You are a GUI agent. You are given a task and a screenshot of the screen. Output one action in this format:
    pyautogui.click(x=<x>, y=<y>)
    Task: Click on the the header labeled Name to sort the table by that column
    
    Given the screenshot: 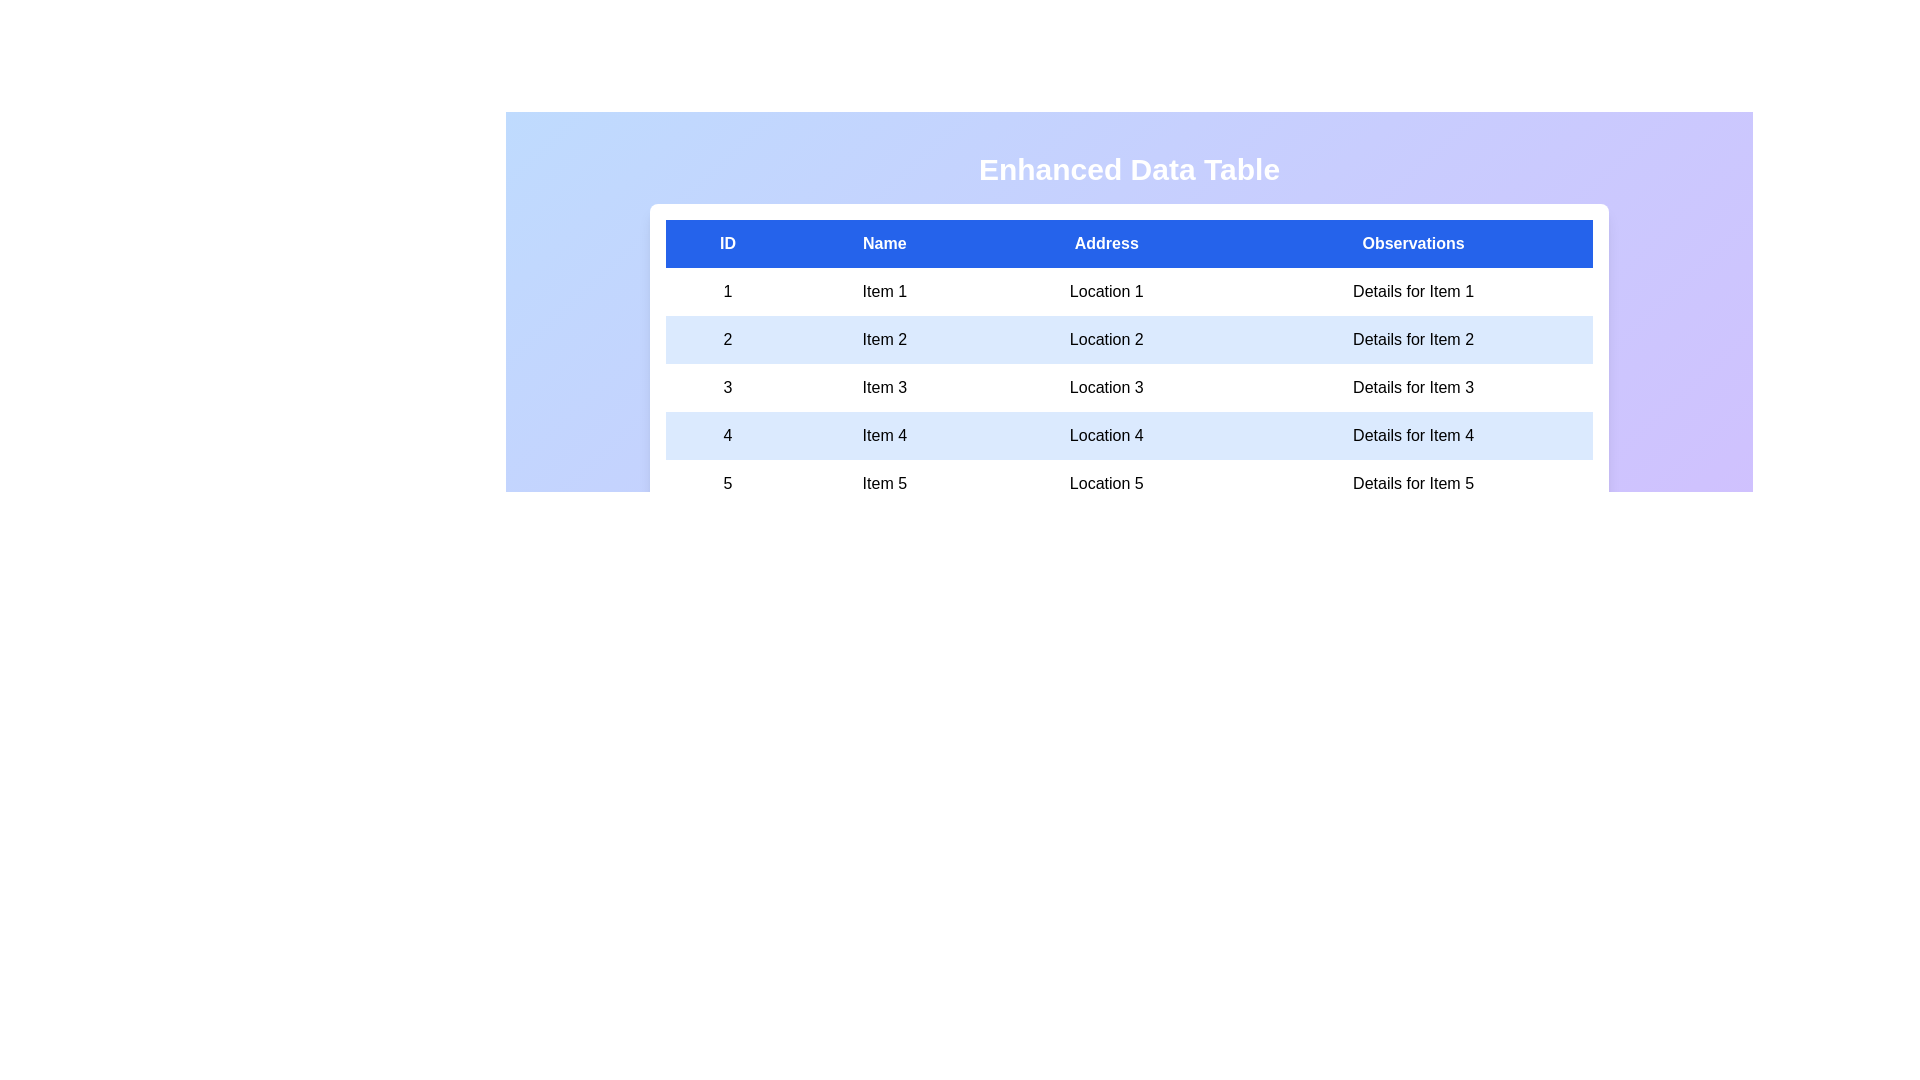 What is the action you would take?
    pyautogui.click(x=882, y=242)
    